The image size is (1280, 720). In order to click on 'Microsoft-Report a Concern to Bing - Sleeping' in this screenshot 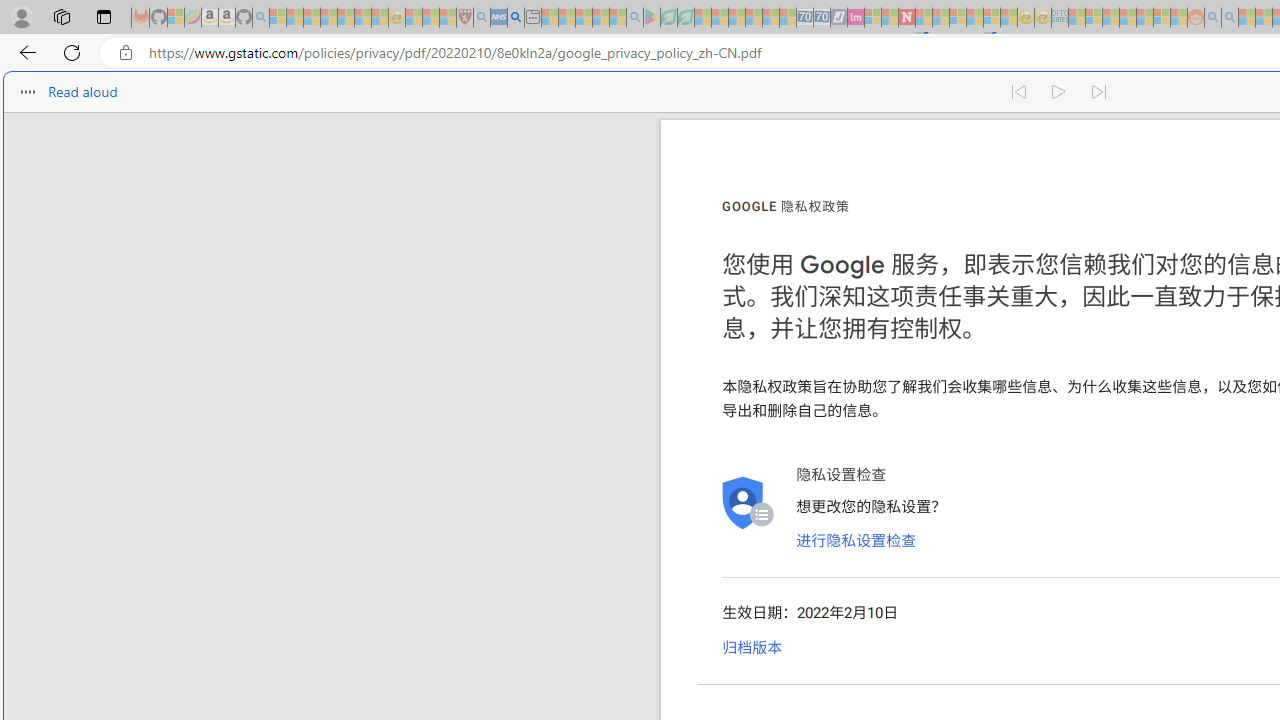, I will do `click(176, 17)`.